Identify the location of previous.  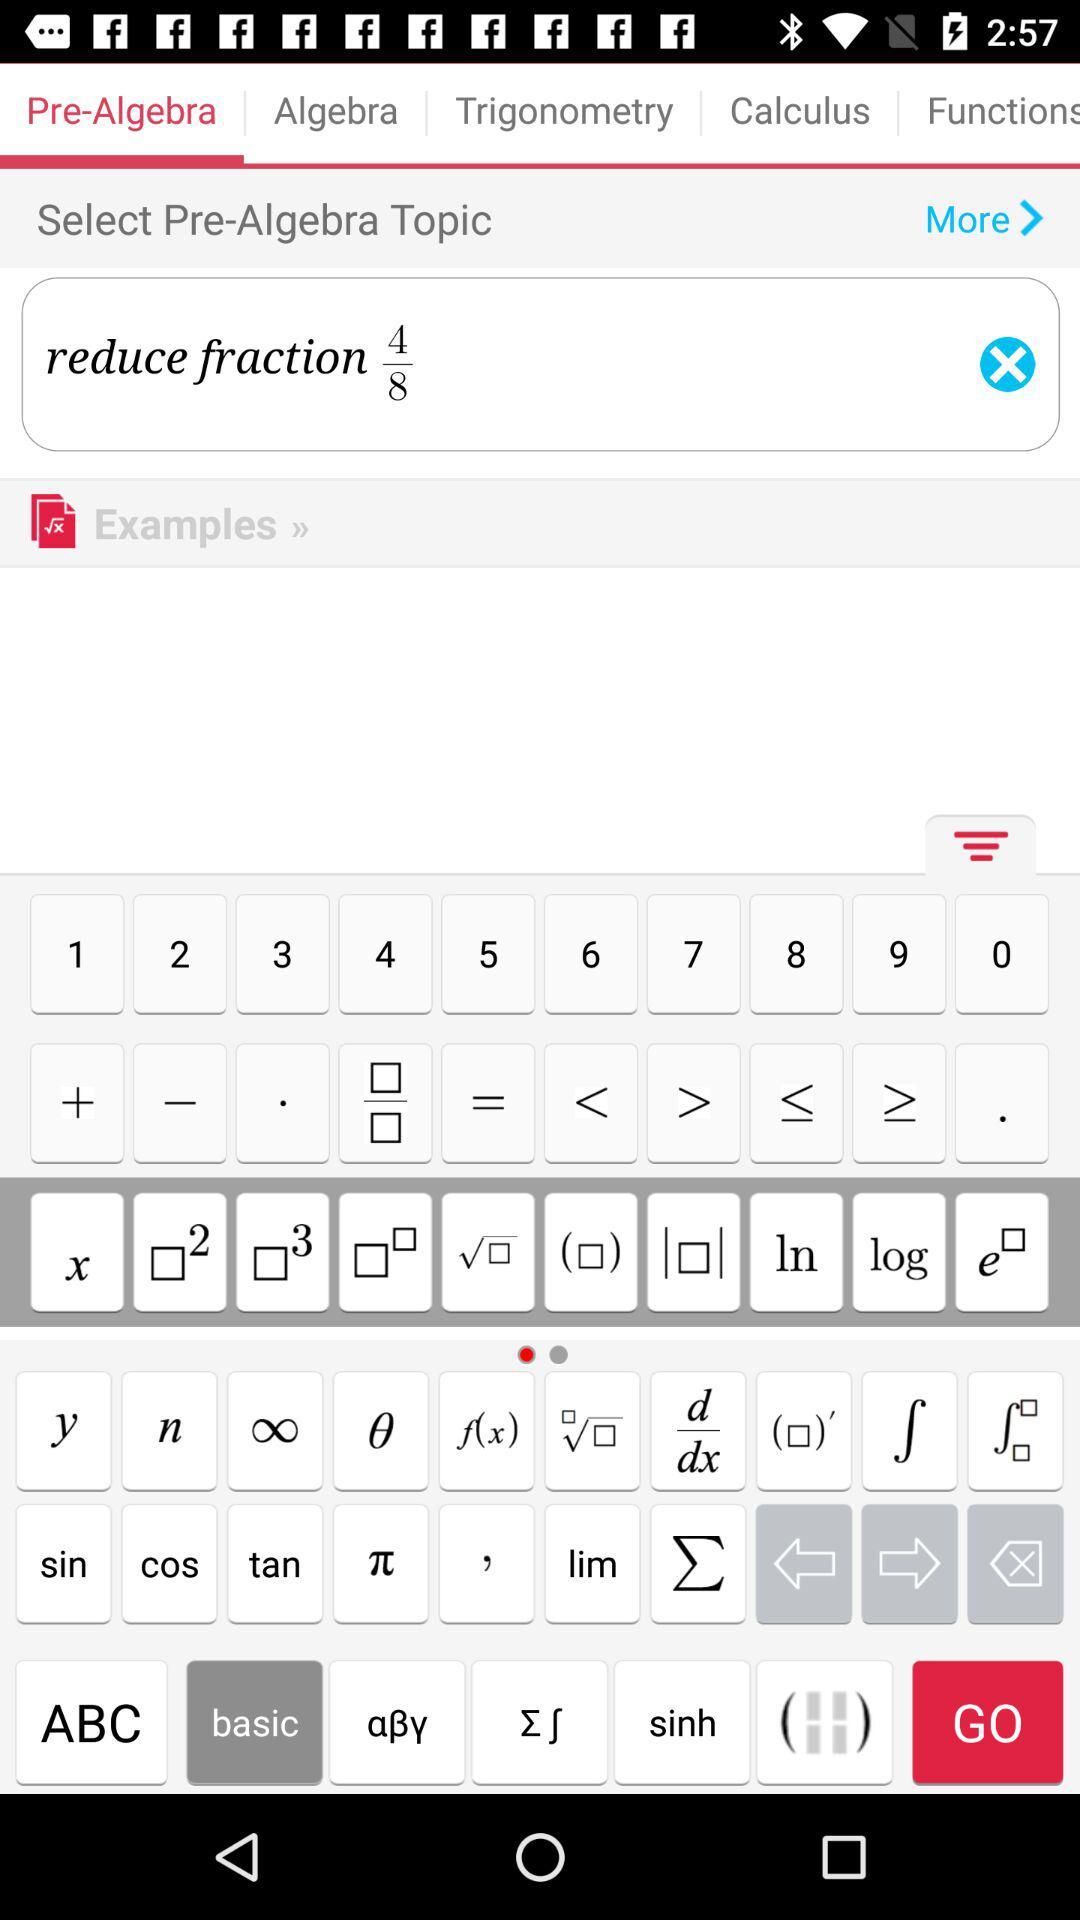
(802, 1562).